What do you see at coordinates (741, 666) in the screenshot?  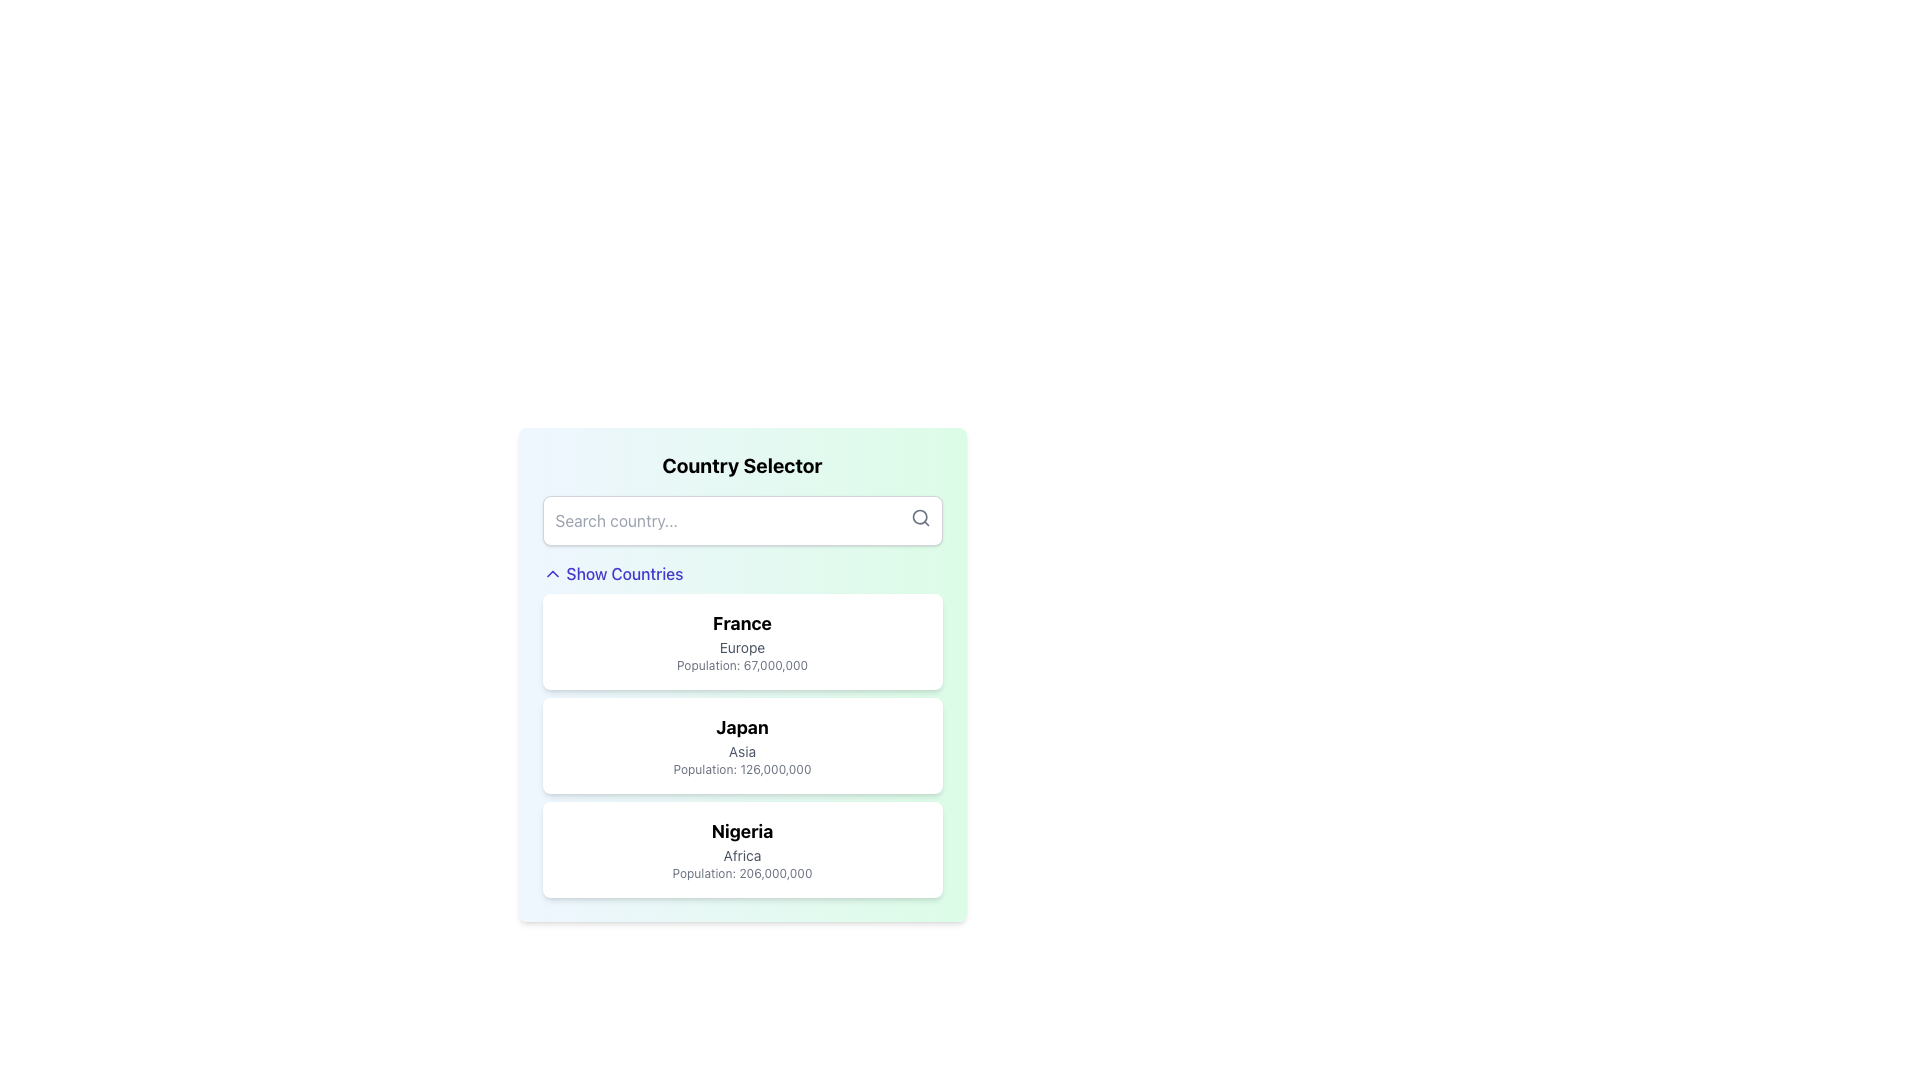 I see `the Text Label displaying the population information of France, located at the bottom of the card representing the country` at bounding box center [741, 666].